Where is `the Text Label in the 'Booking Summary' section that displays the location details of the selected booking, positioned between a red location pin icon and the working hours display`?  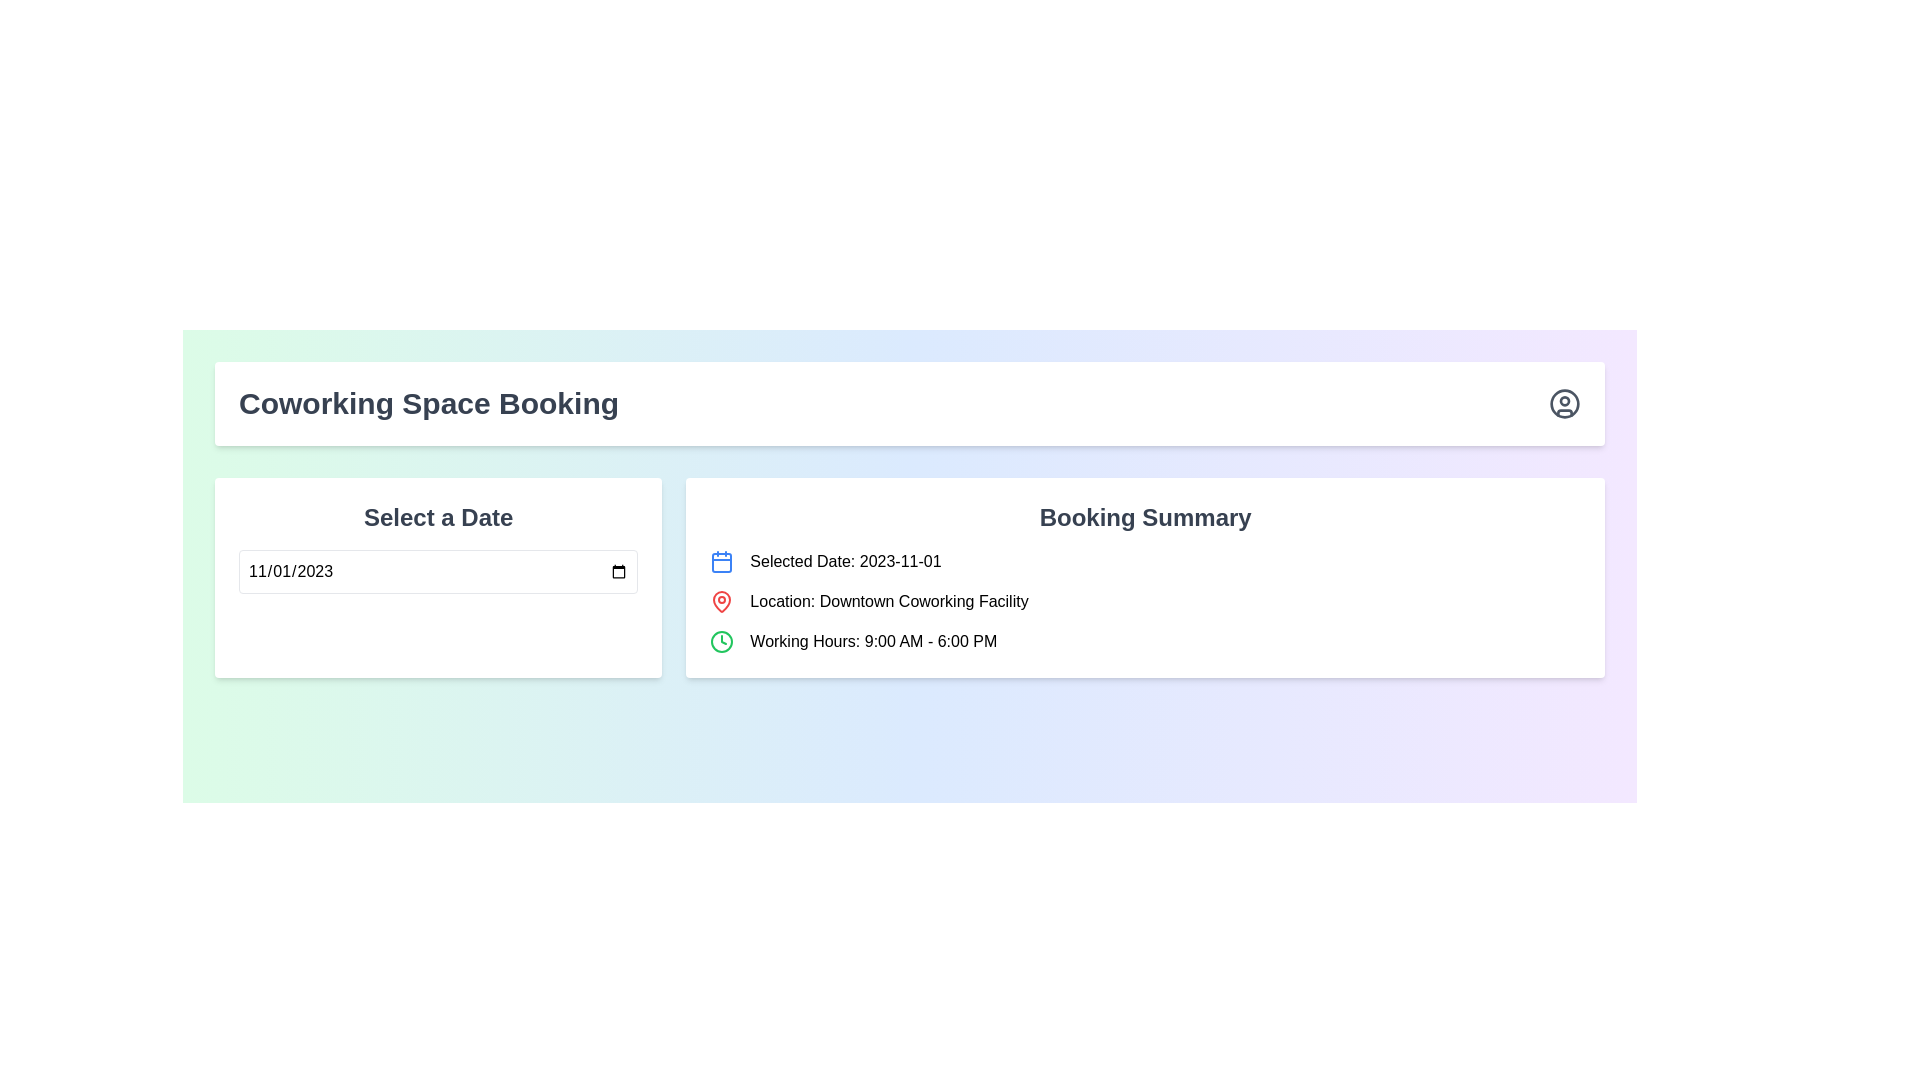
the Text Label in the 'Booking Summary' section that displays the location details of the selected booking, positioned between a red location pin icon and the working hours display is located at coordinates (888, 600).